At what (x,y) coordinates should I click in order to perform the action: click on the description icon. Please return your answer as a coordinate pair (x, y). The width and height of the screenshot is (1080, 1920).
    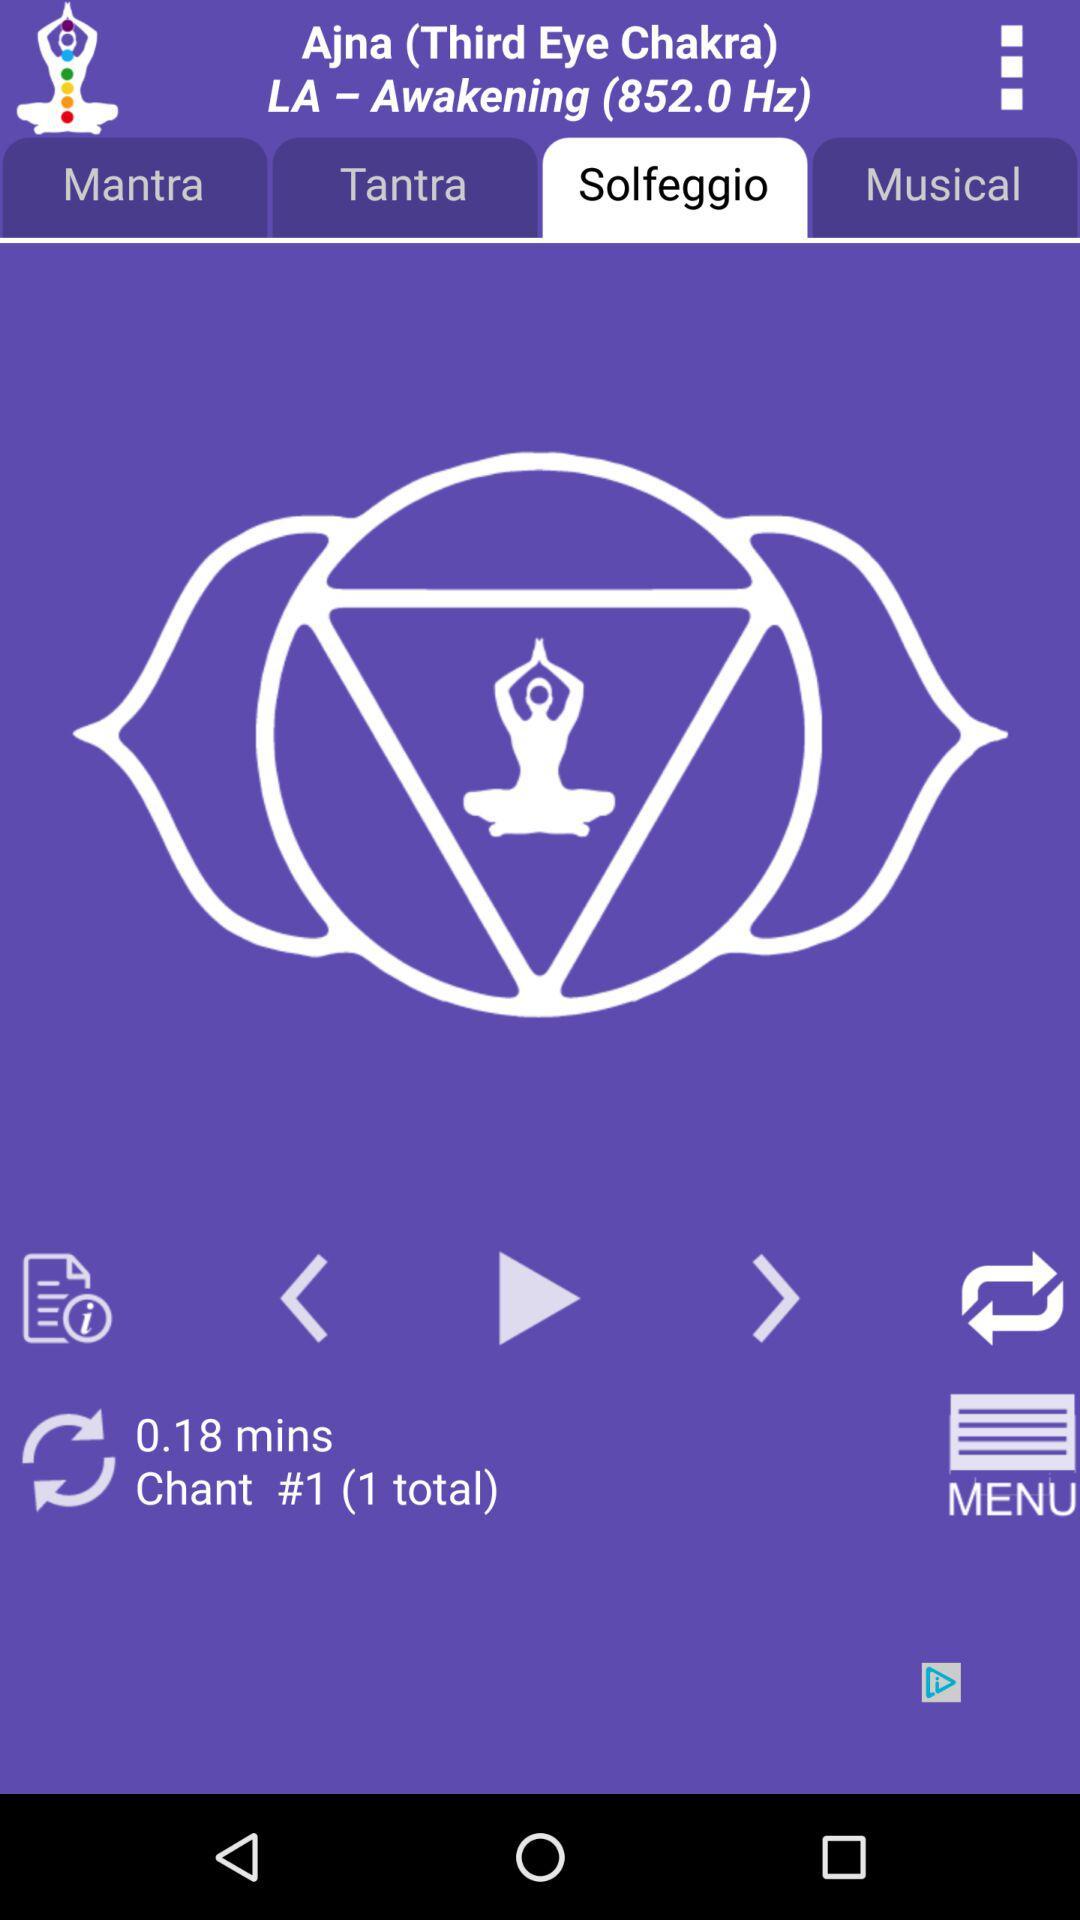
    Looking at the image, I should click on (66, 1388).